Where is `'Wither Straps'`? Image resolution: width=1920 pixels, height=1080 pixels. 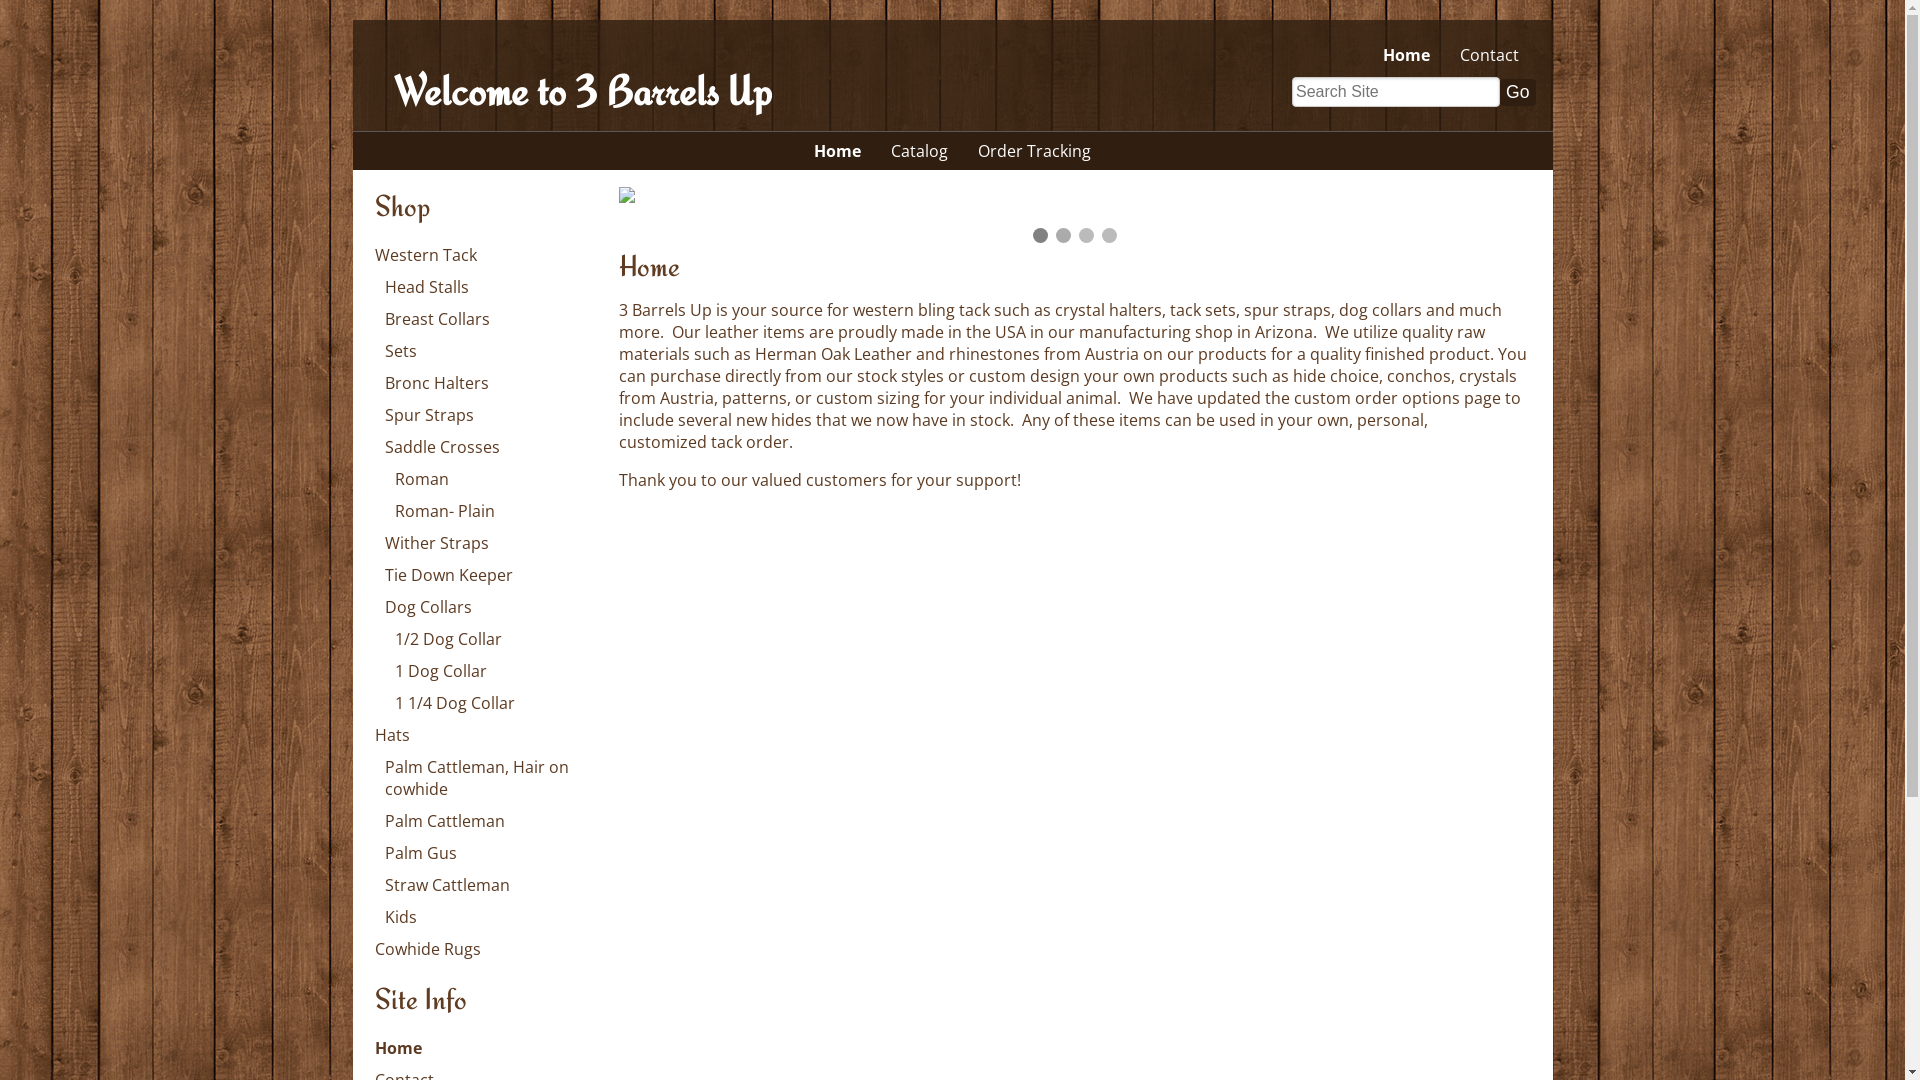 'Wither Straps' is located at coordinates (435, 543).